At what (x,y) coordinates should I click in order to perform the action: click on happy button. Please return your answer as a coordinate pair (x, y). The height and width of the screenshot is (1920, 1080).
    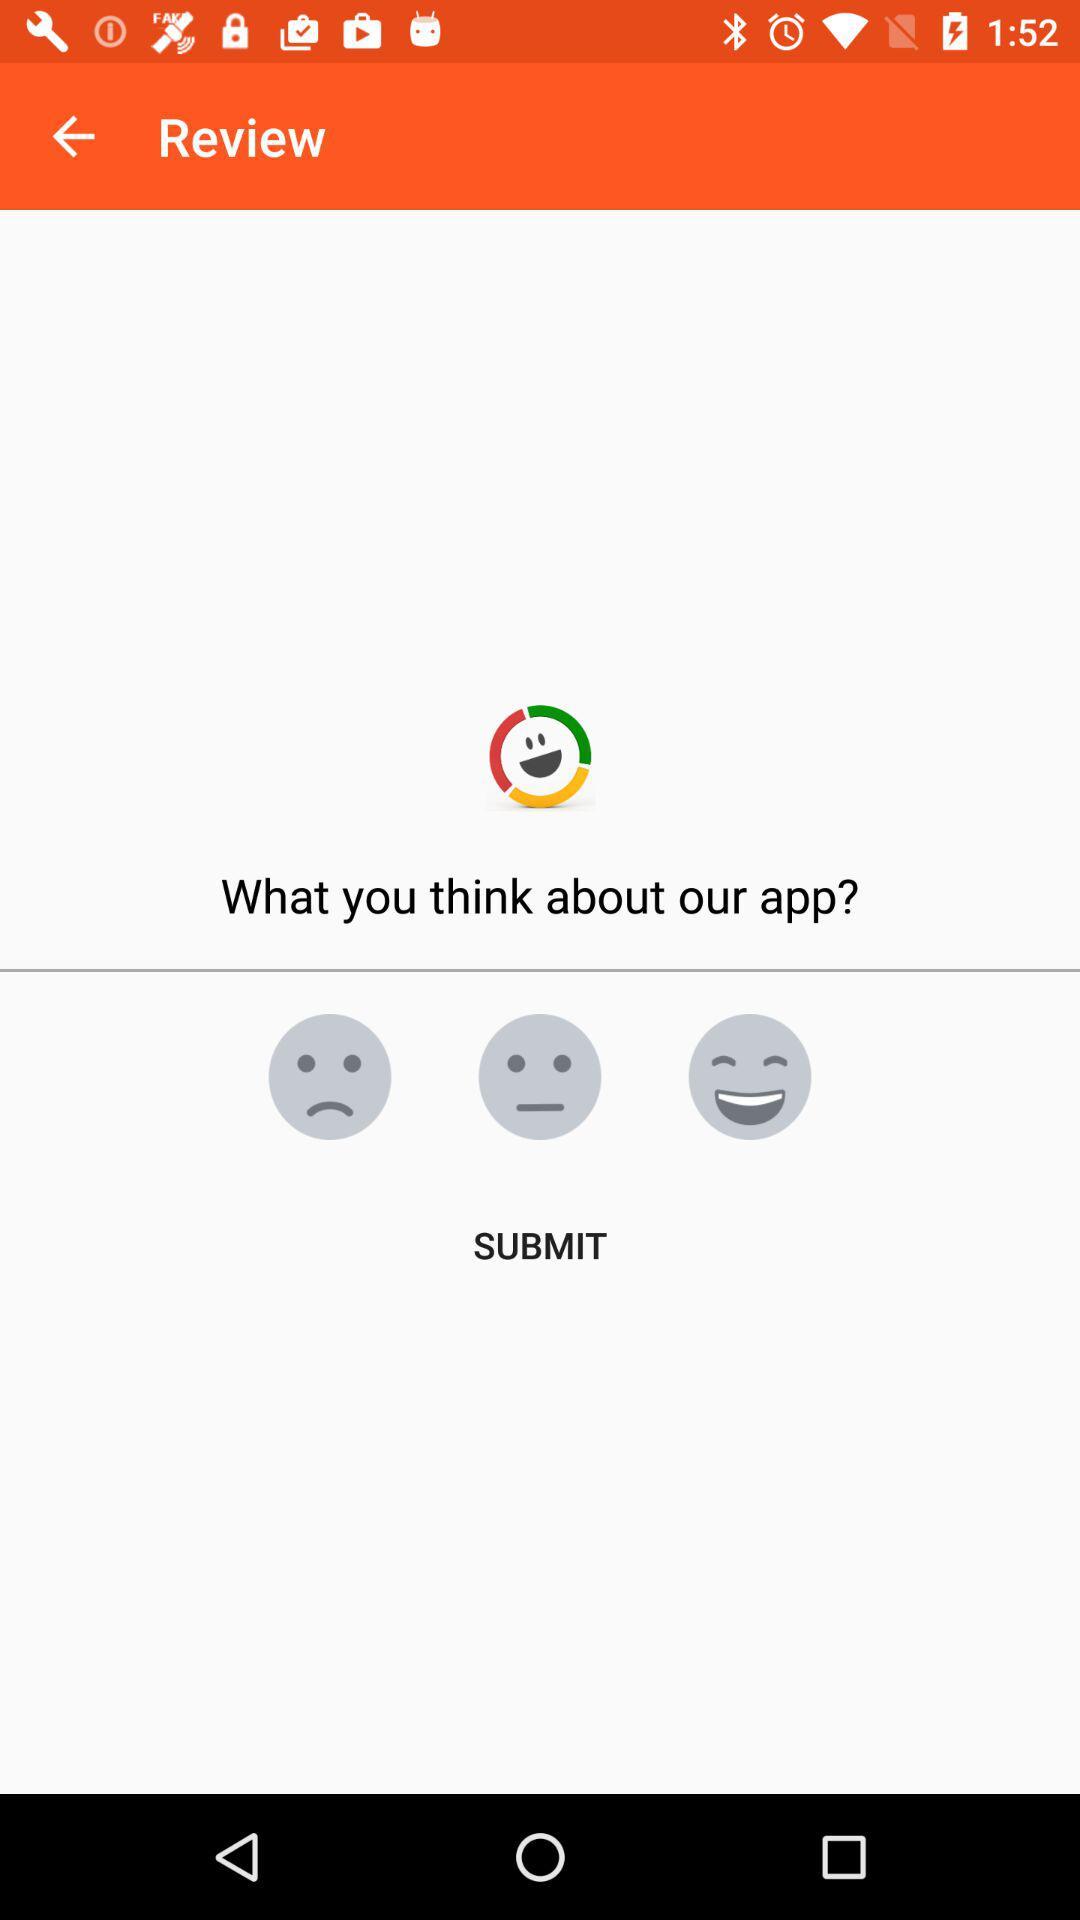
    Looking at the image, I should click on (749, 1075).